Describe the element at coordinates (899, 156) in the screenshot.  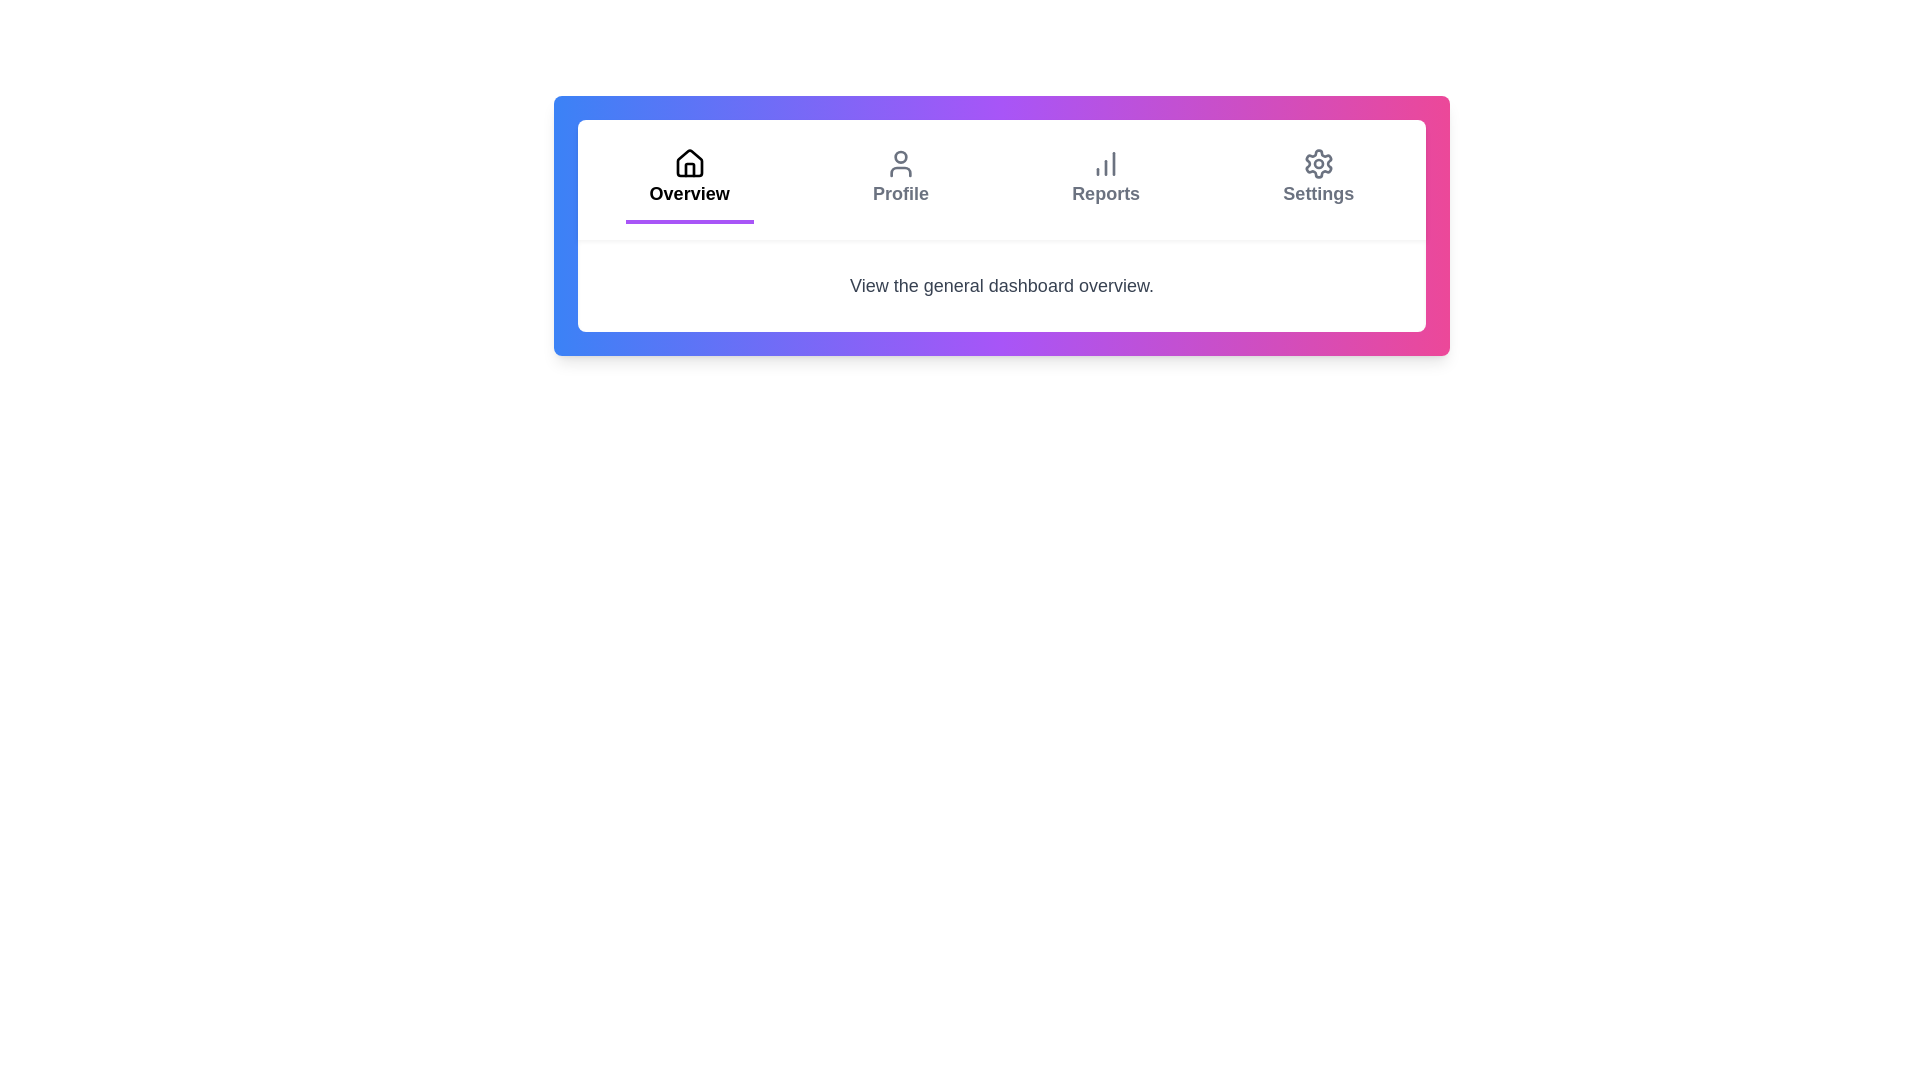
I see `the user profile icon` at that location.